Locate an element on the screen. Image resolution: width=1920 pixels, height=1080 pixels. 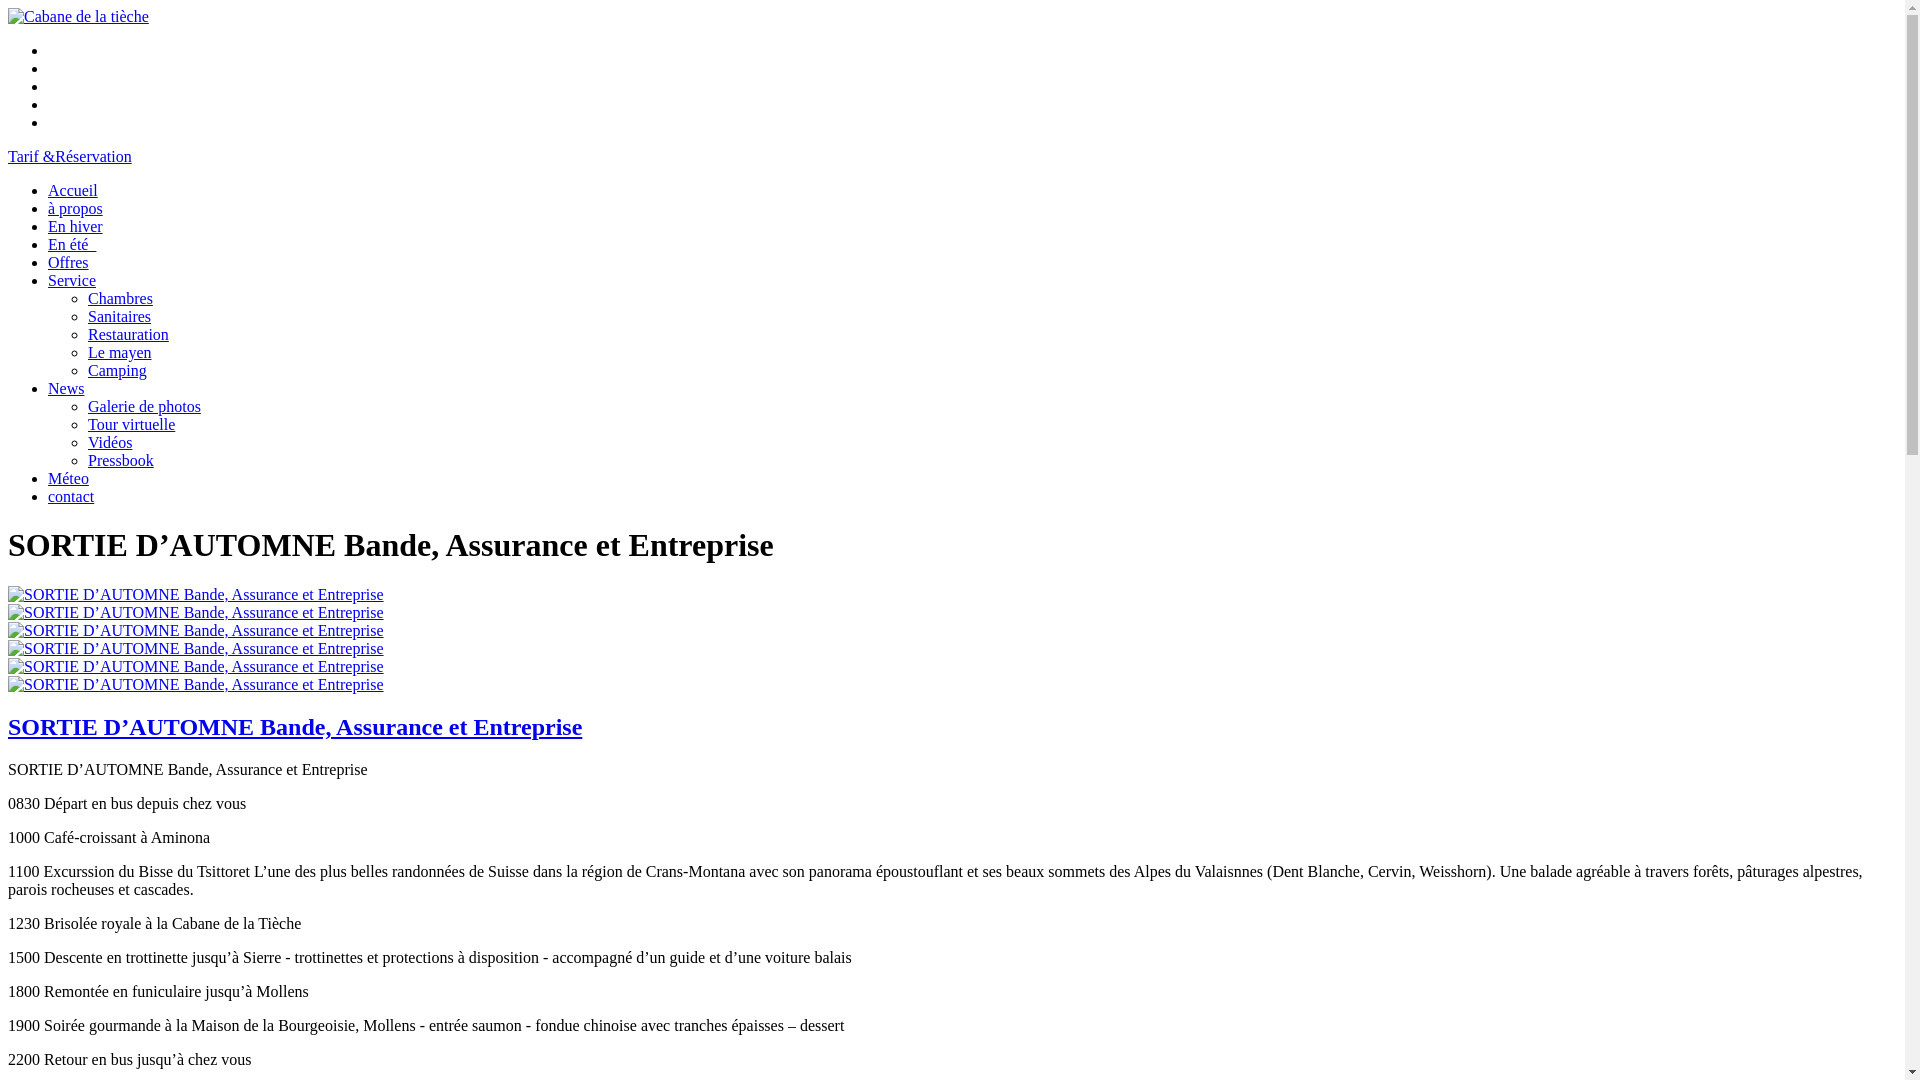
'Tour virtuelle' is located at coordinates (130, 423).